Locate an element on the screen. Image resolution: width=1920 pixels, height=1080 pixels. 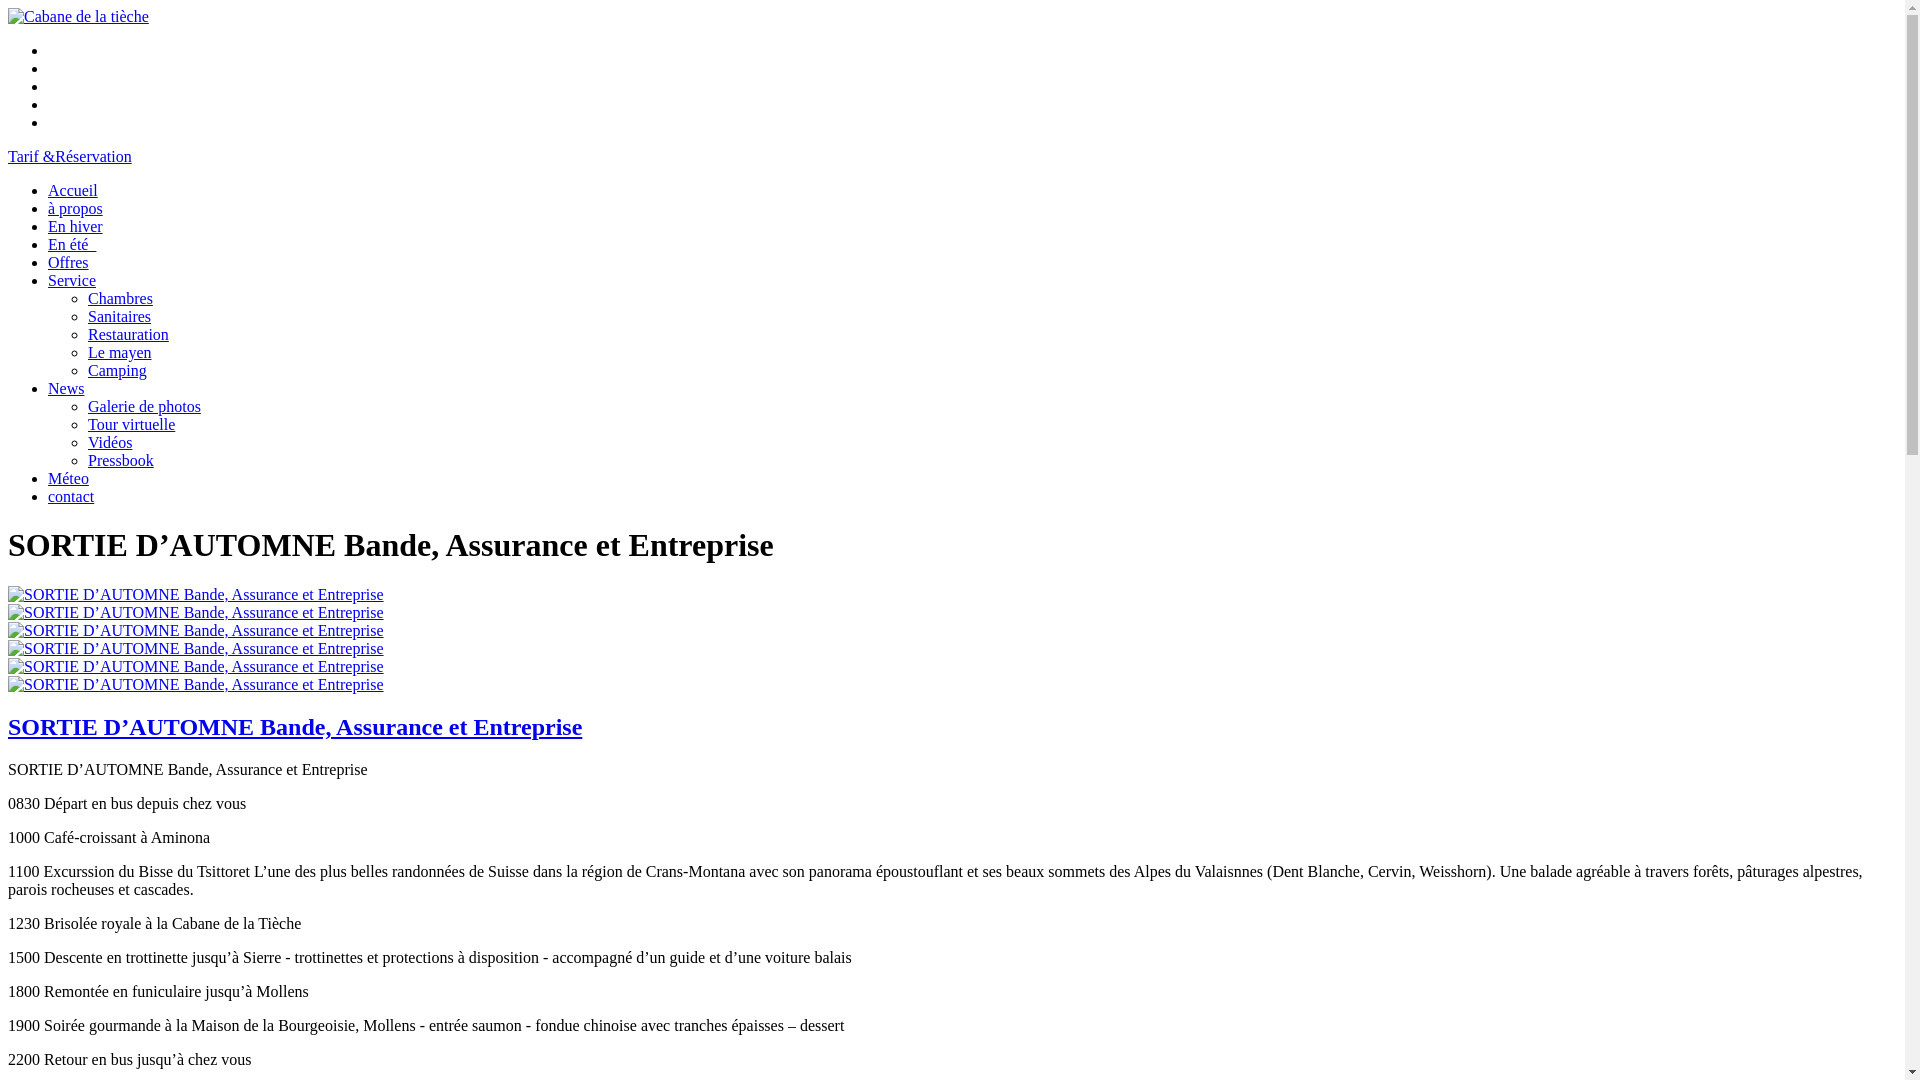
'Tour virtuelle' is located at coordinates (130, 423).